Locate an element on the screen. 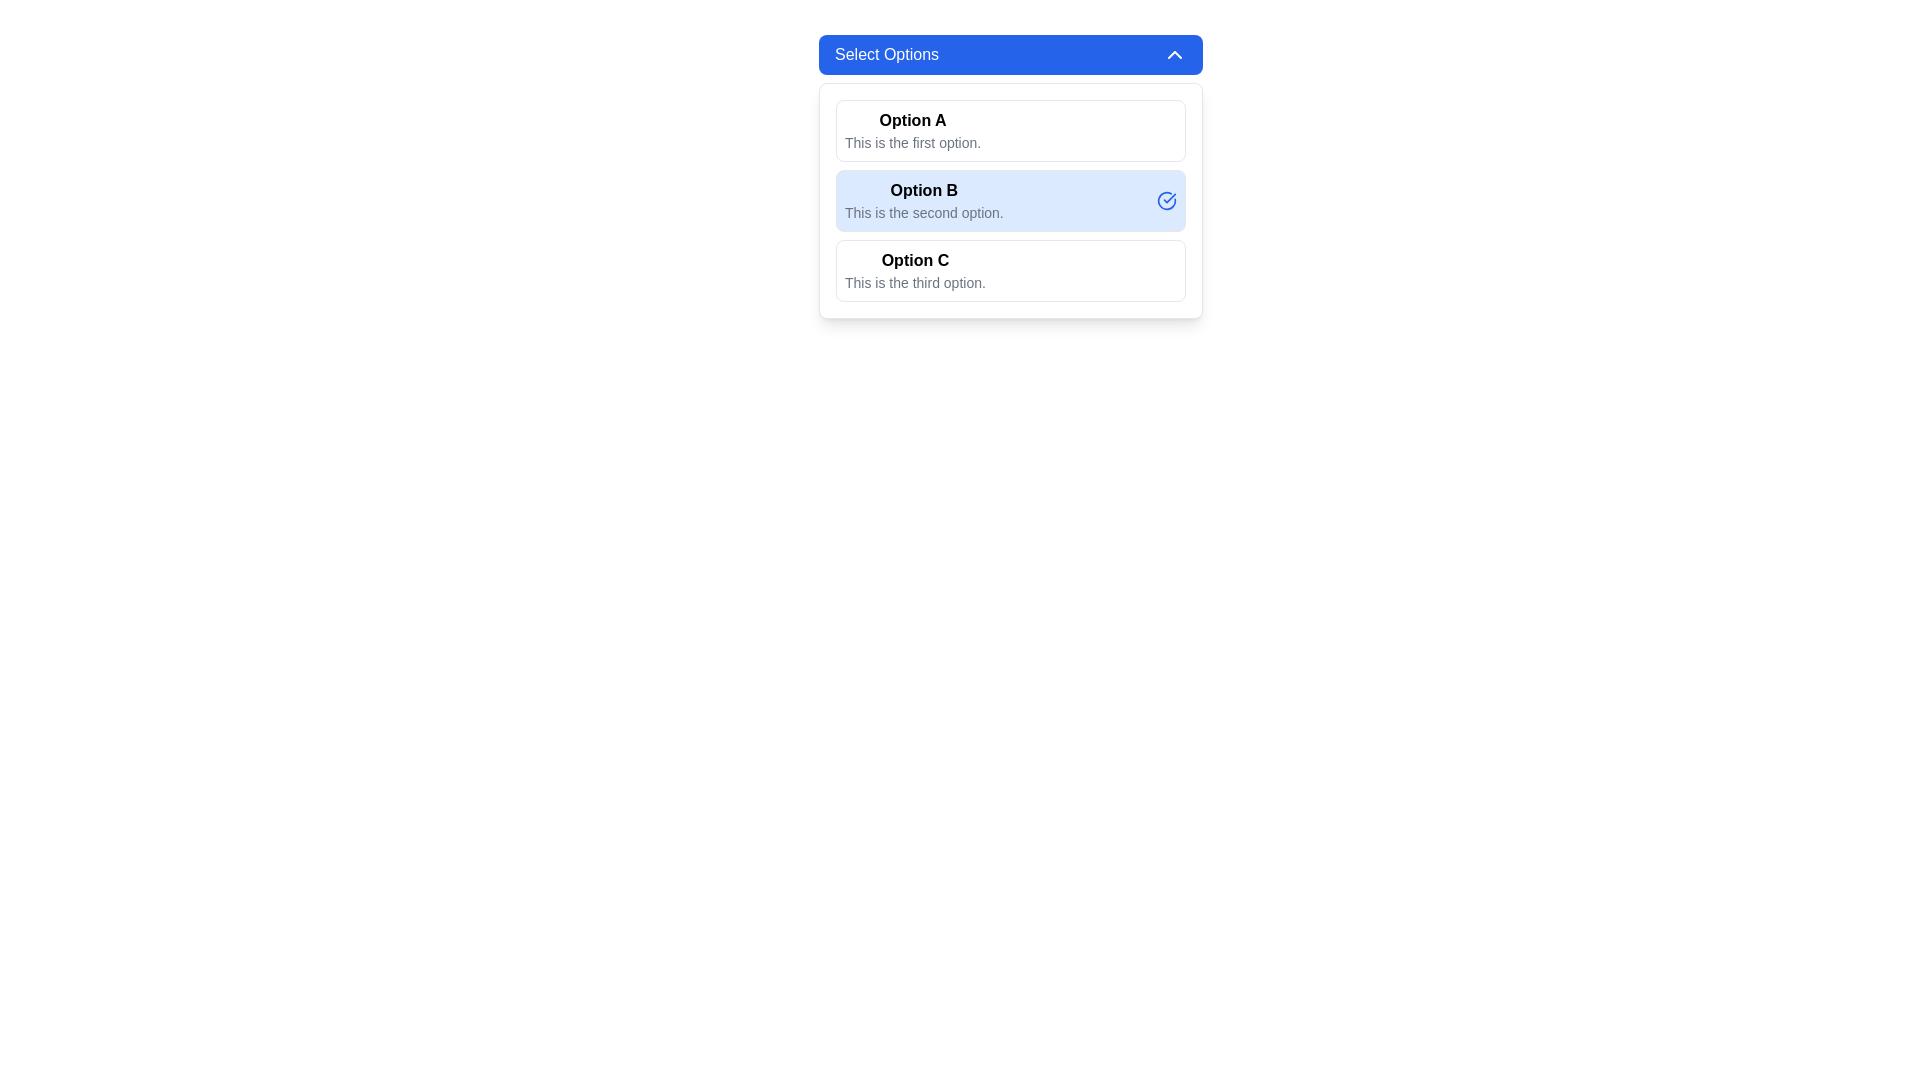 The height and width of the screenshot is (1080, 1920). the 'Option C' text label displayed in bold black font within the dropdown menu interface is located at coordinates (914, 259).